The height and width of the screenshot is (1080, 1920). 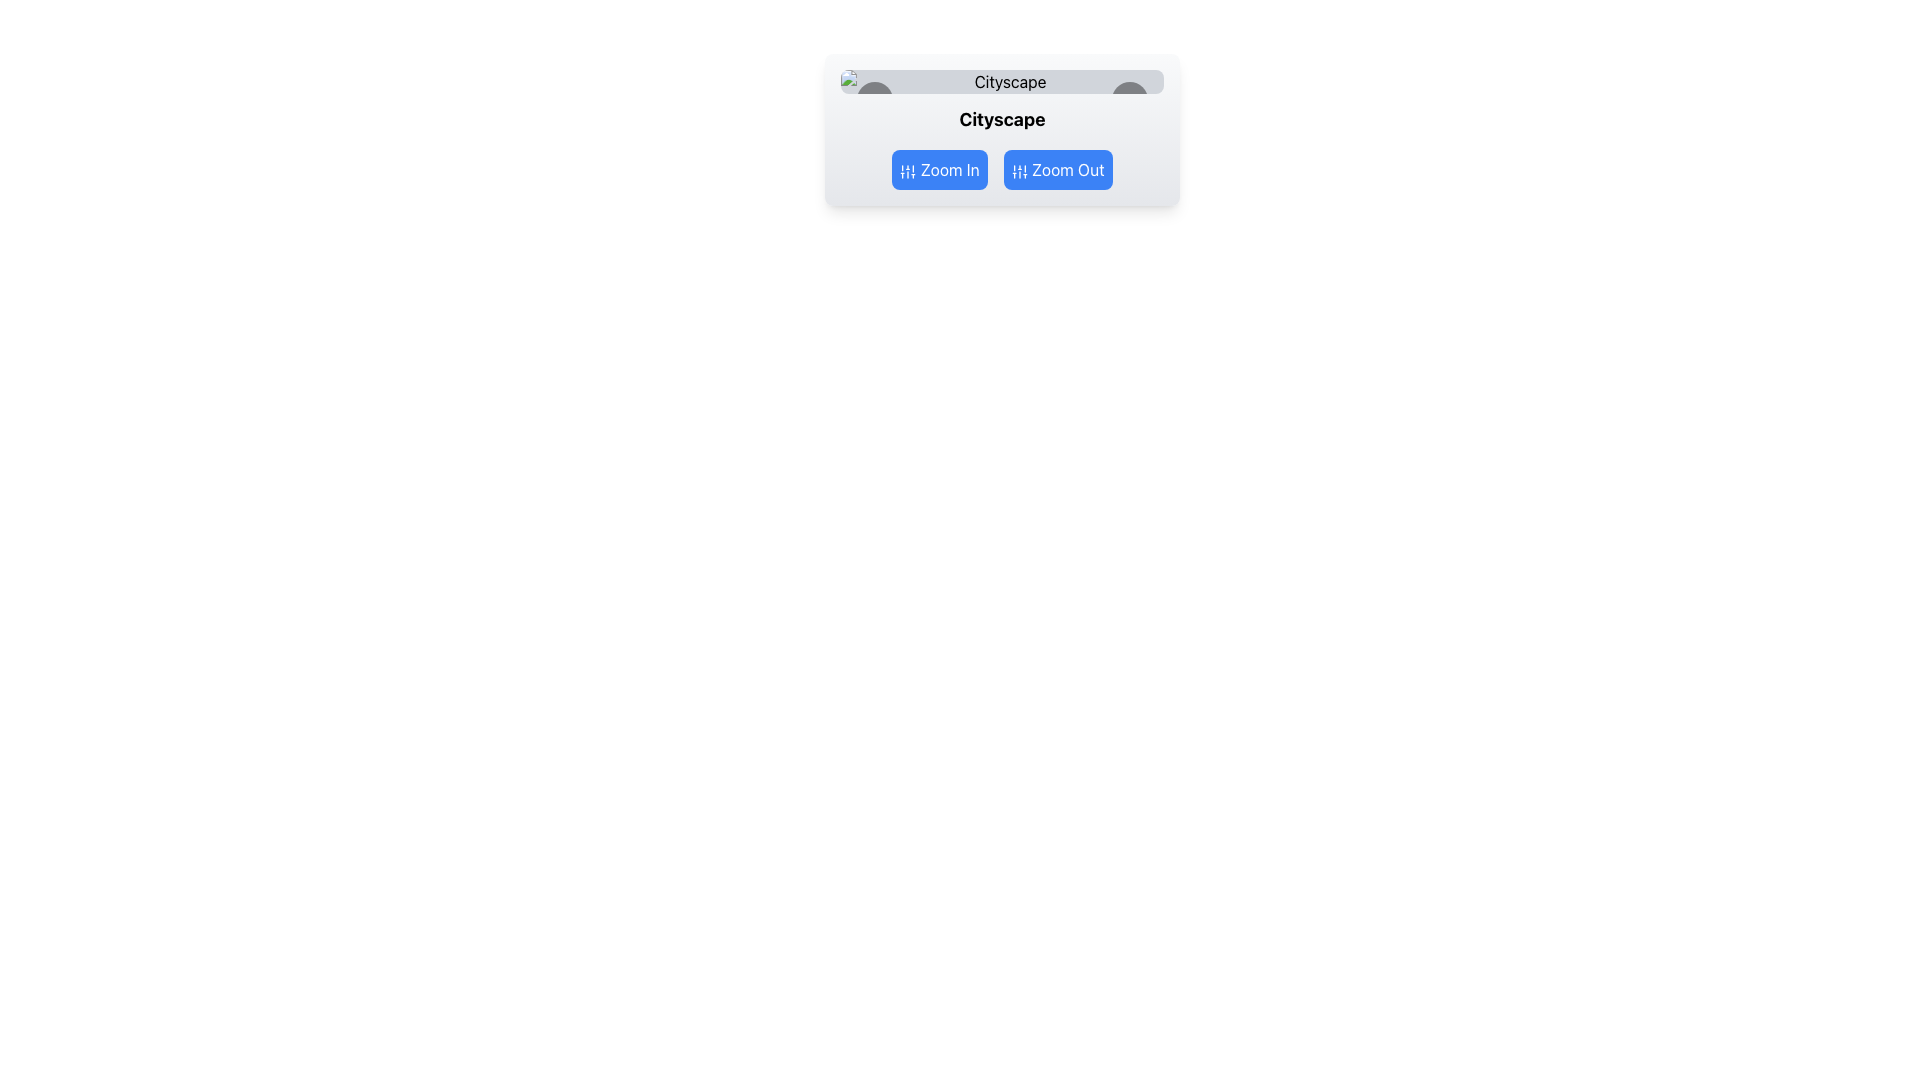 What do you see at coordinates (874, 100) in the screenshot?
I see `the previous item button in the carousel interface, positioned to the left of the displayed image` at bounding box center [874, 100].